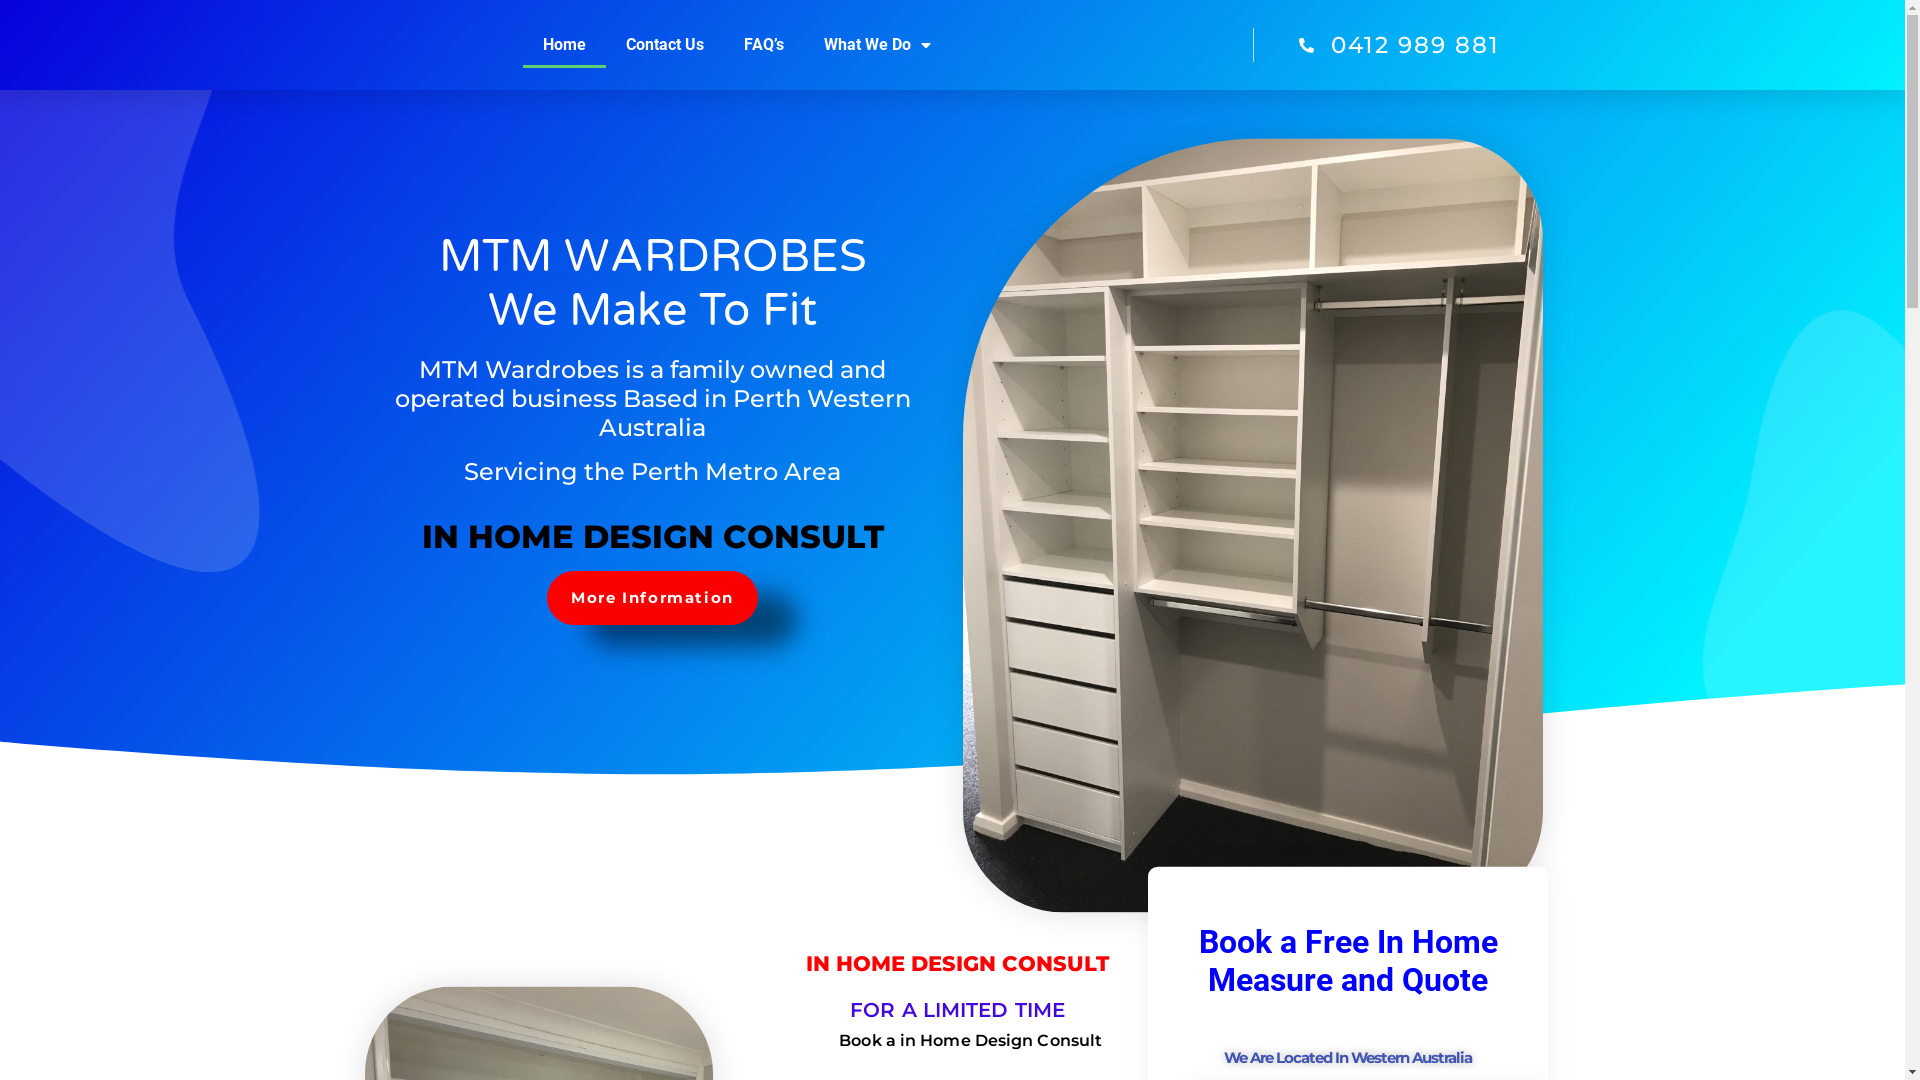 This screenshot has height=1080, width=1920. I want to click on 'Contact Us', so click(604, 45).